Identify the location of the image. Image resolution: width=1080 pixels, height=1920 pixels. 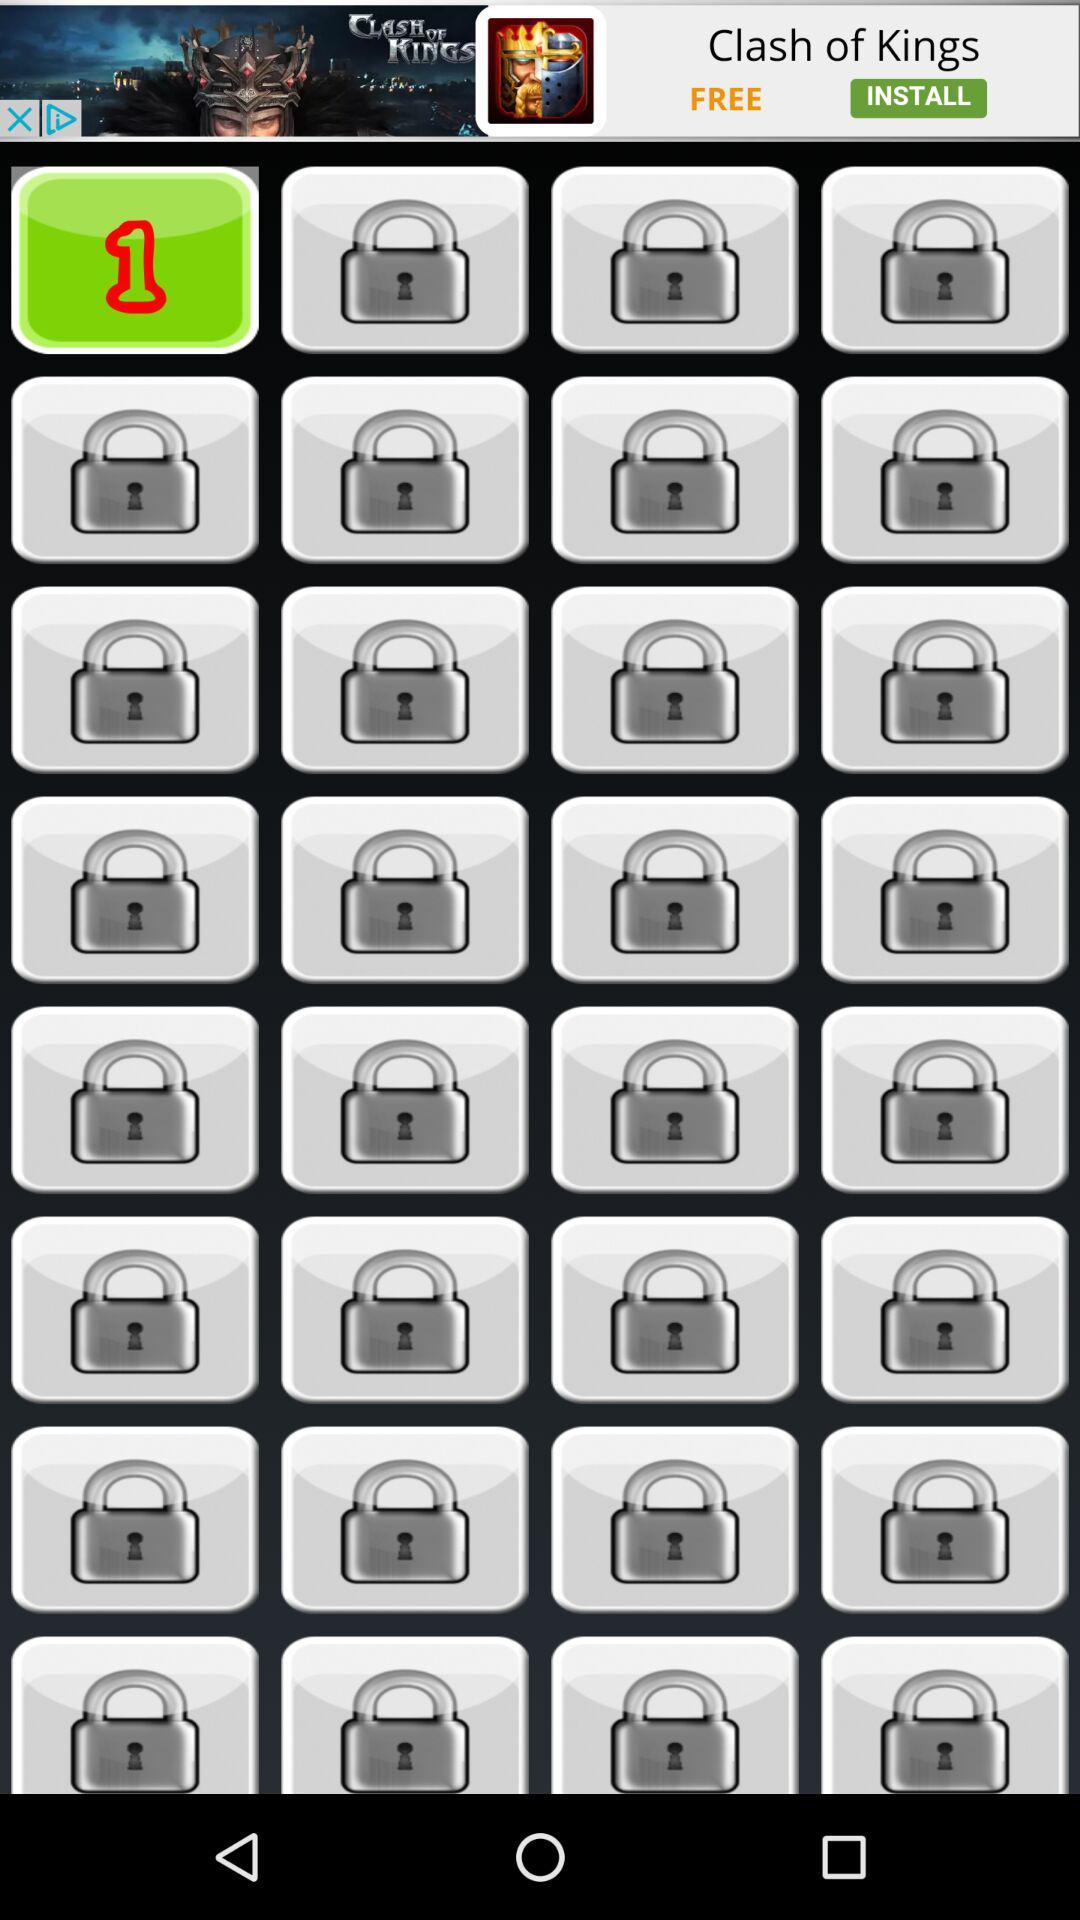
(405, 1099).